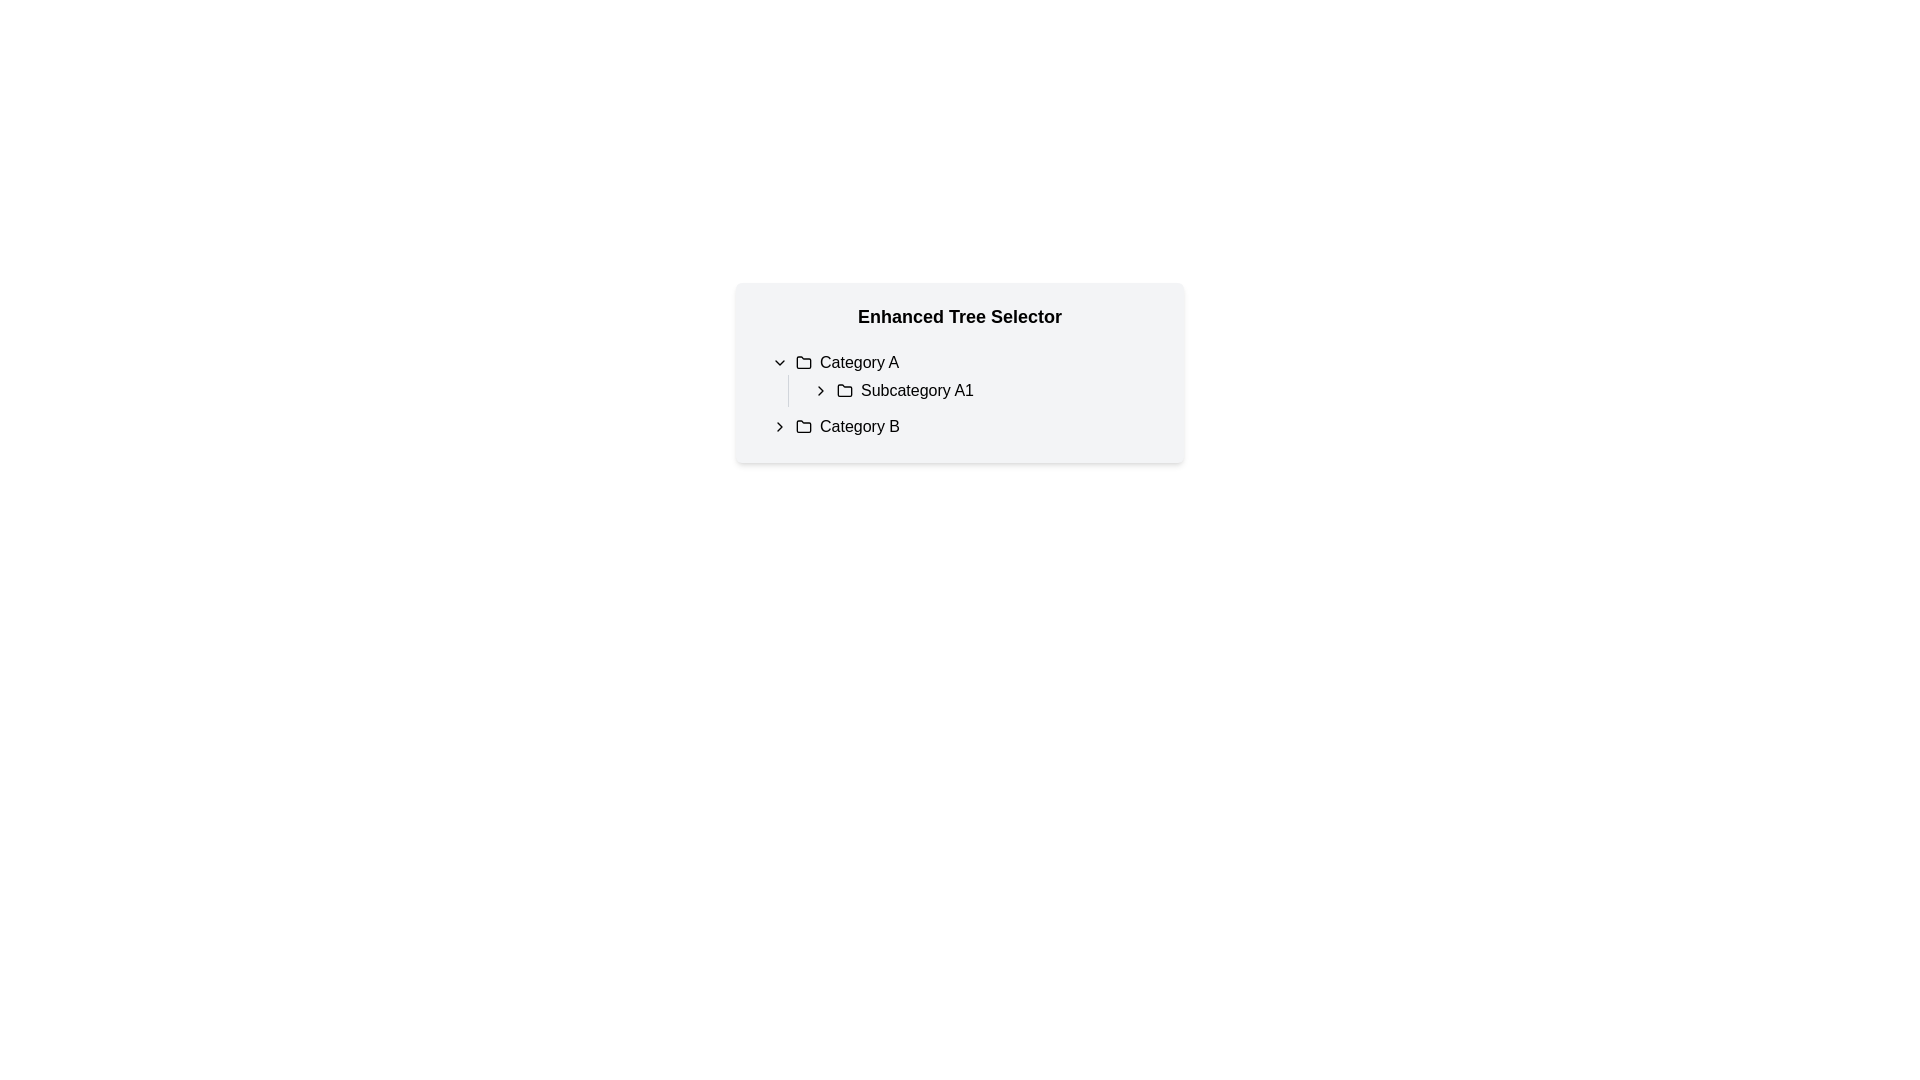 This screenshot has height=1080, width=1920. What do you see at coordinates (778, 426) in the screenshot?
I see `the small right-pointing chevron icon located to the immediate left of the 'Category B' label` at bounding box center [778, 426].